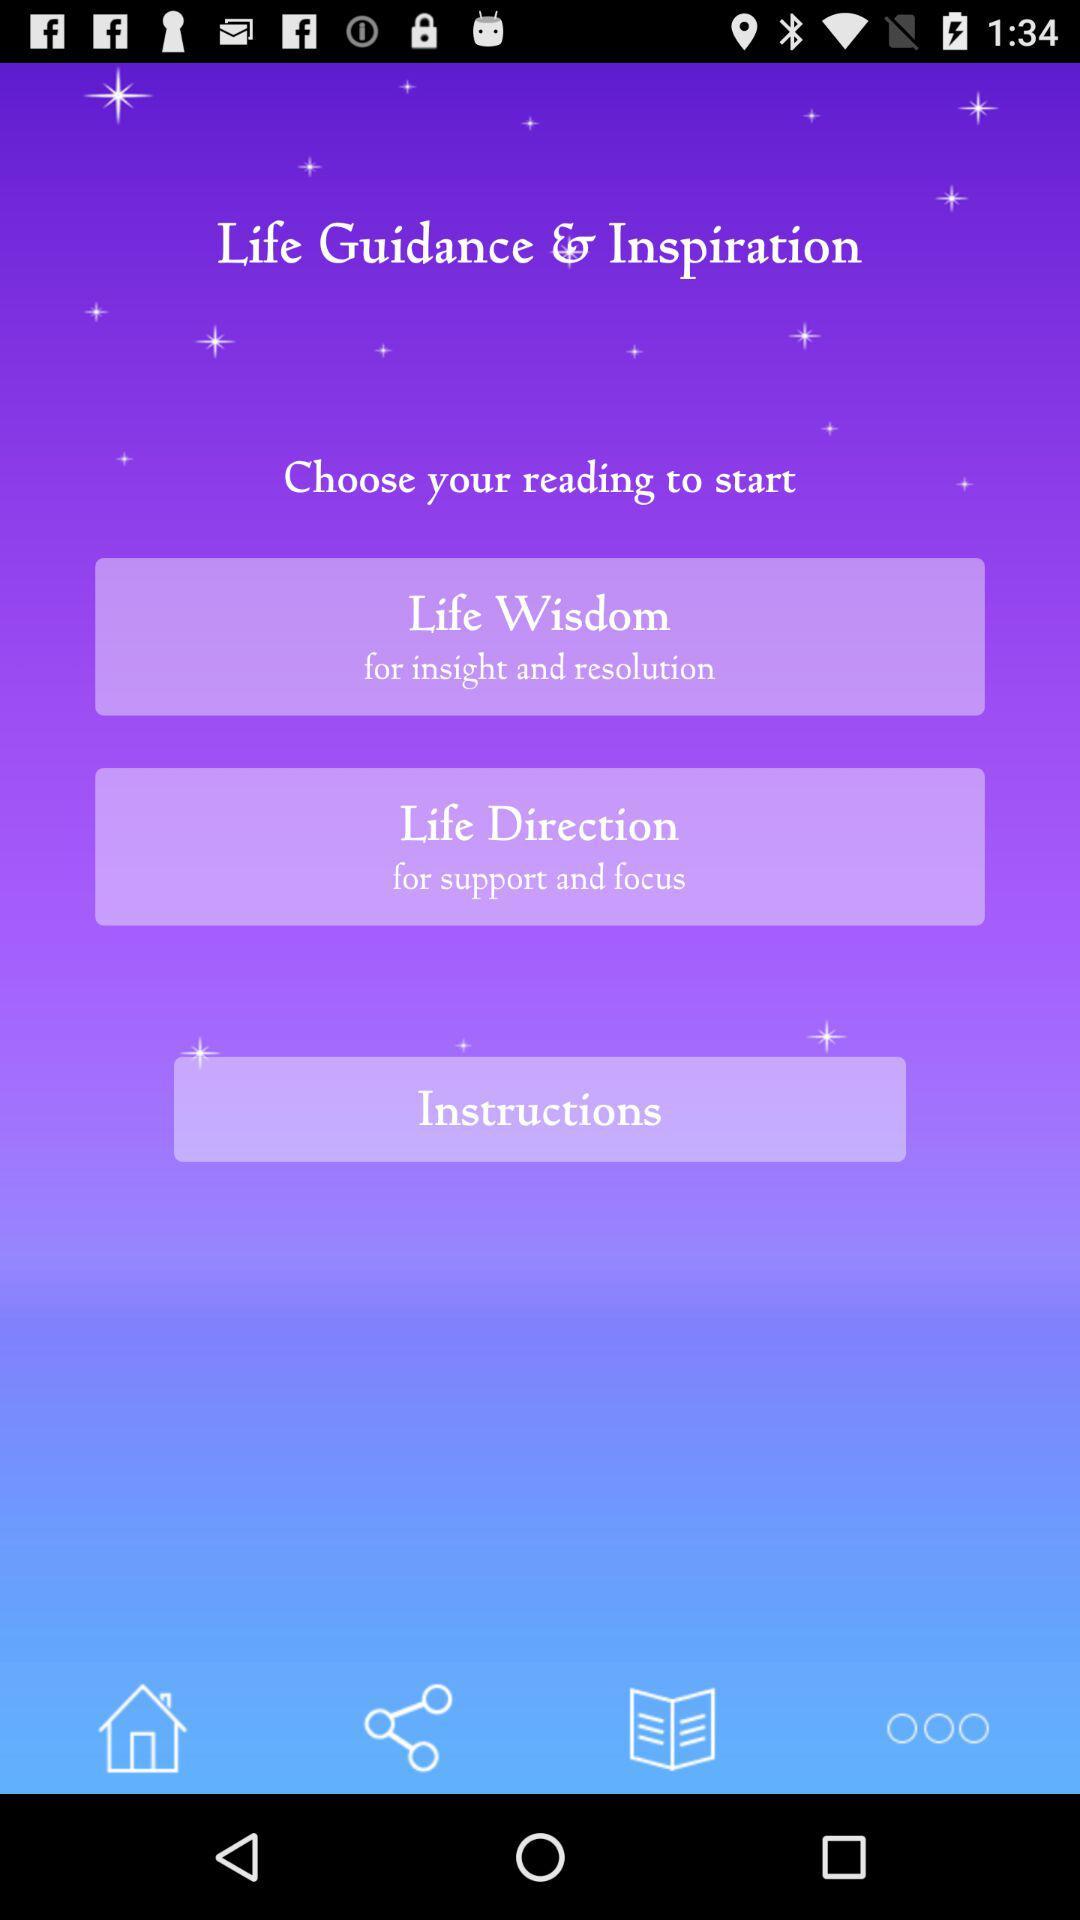  Describe the element at coordinates (141, 1727) in the screenshot. I see `home page` at that location.